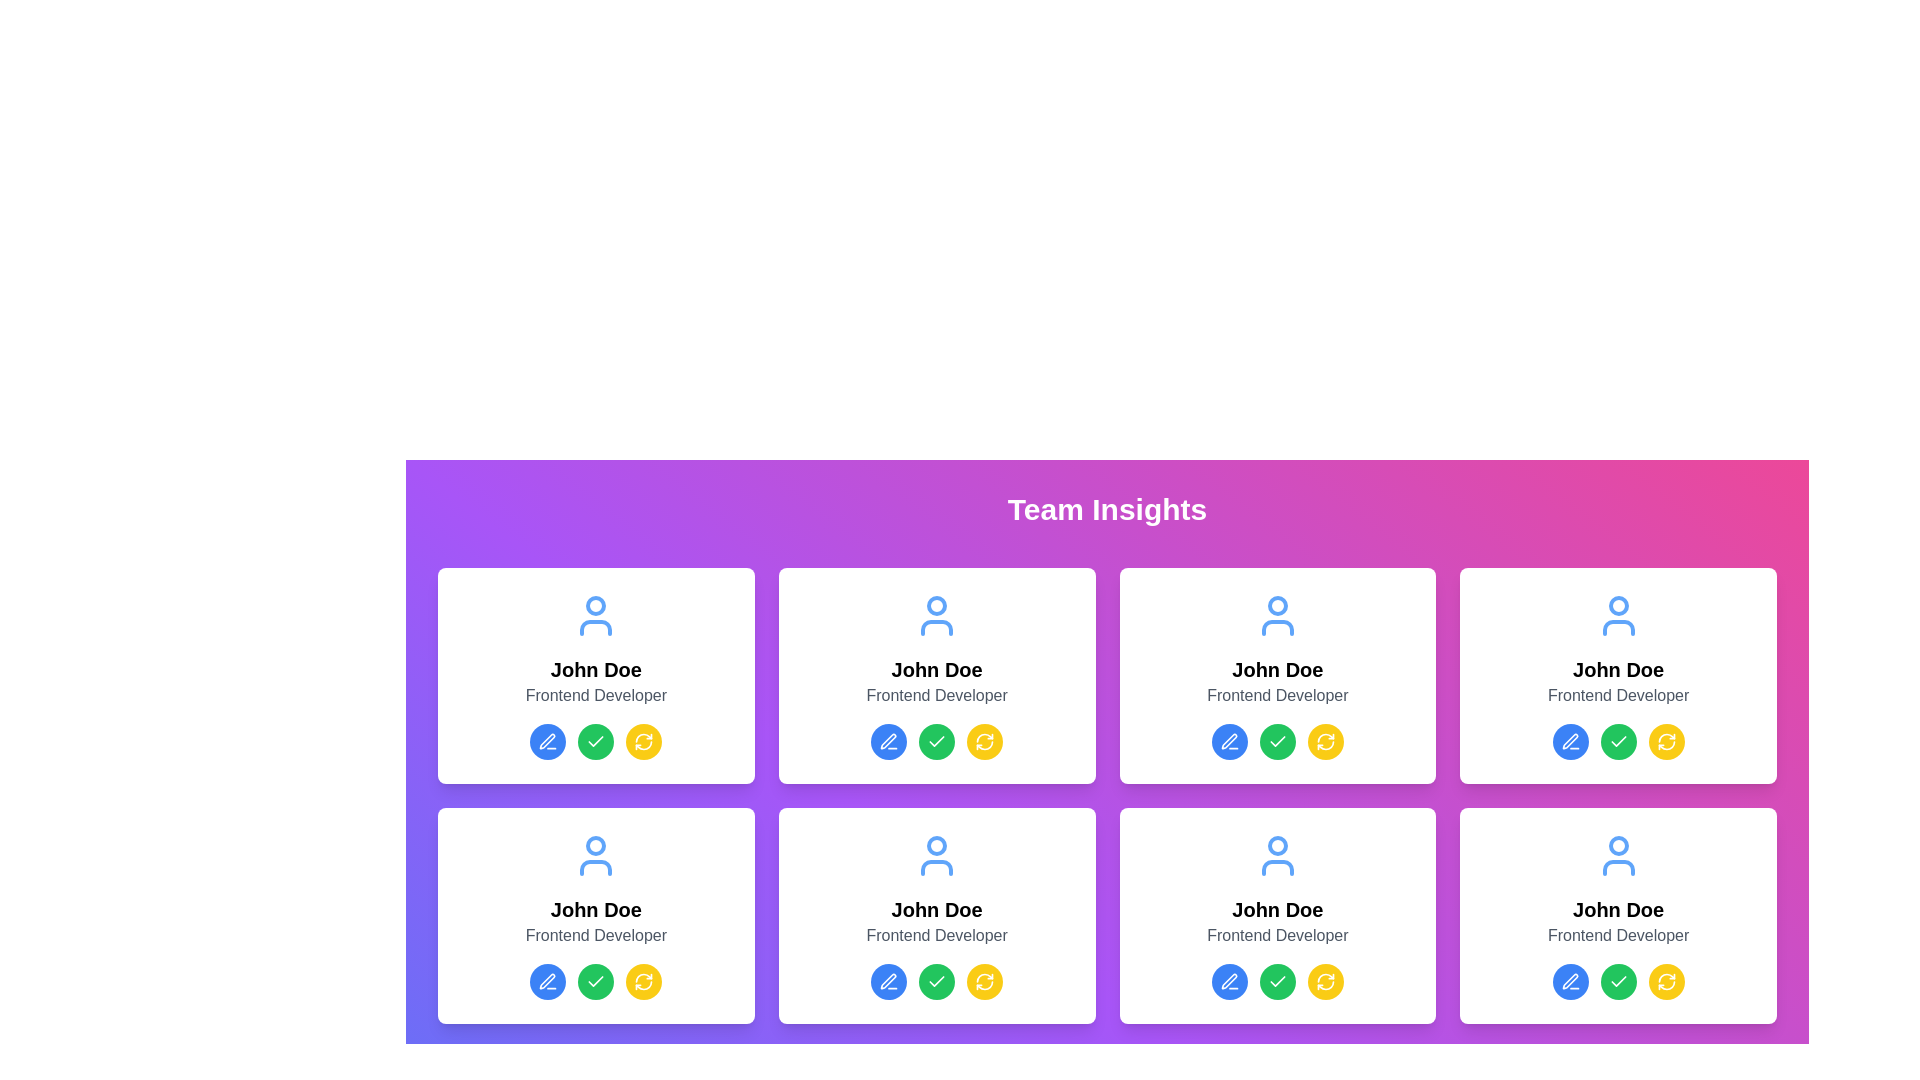 The image size is (1920, 1080). I want to click on the refresh icon button located in the bottom-right corner of the card in the second row and fourth column of the grid layout, so click(1666, 981).